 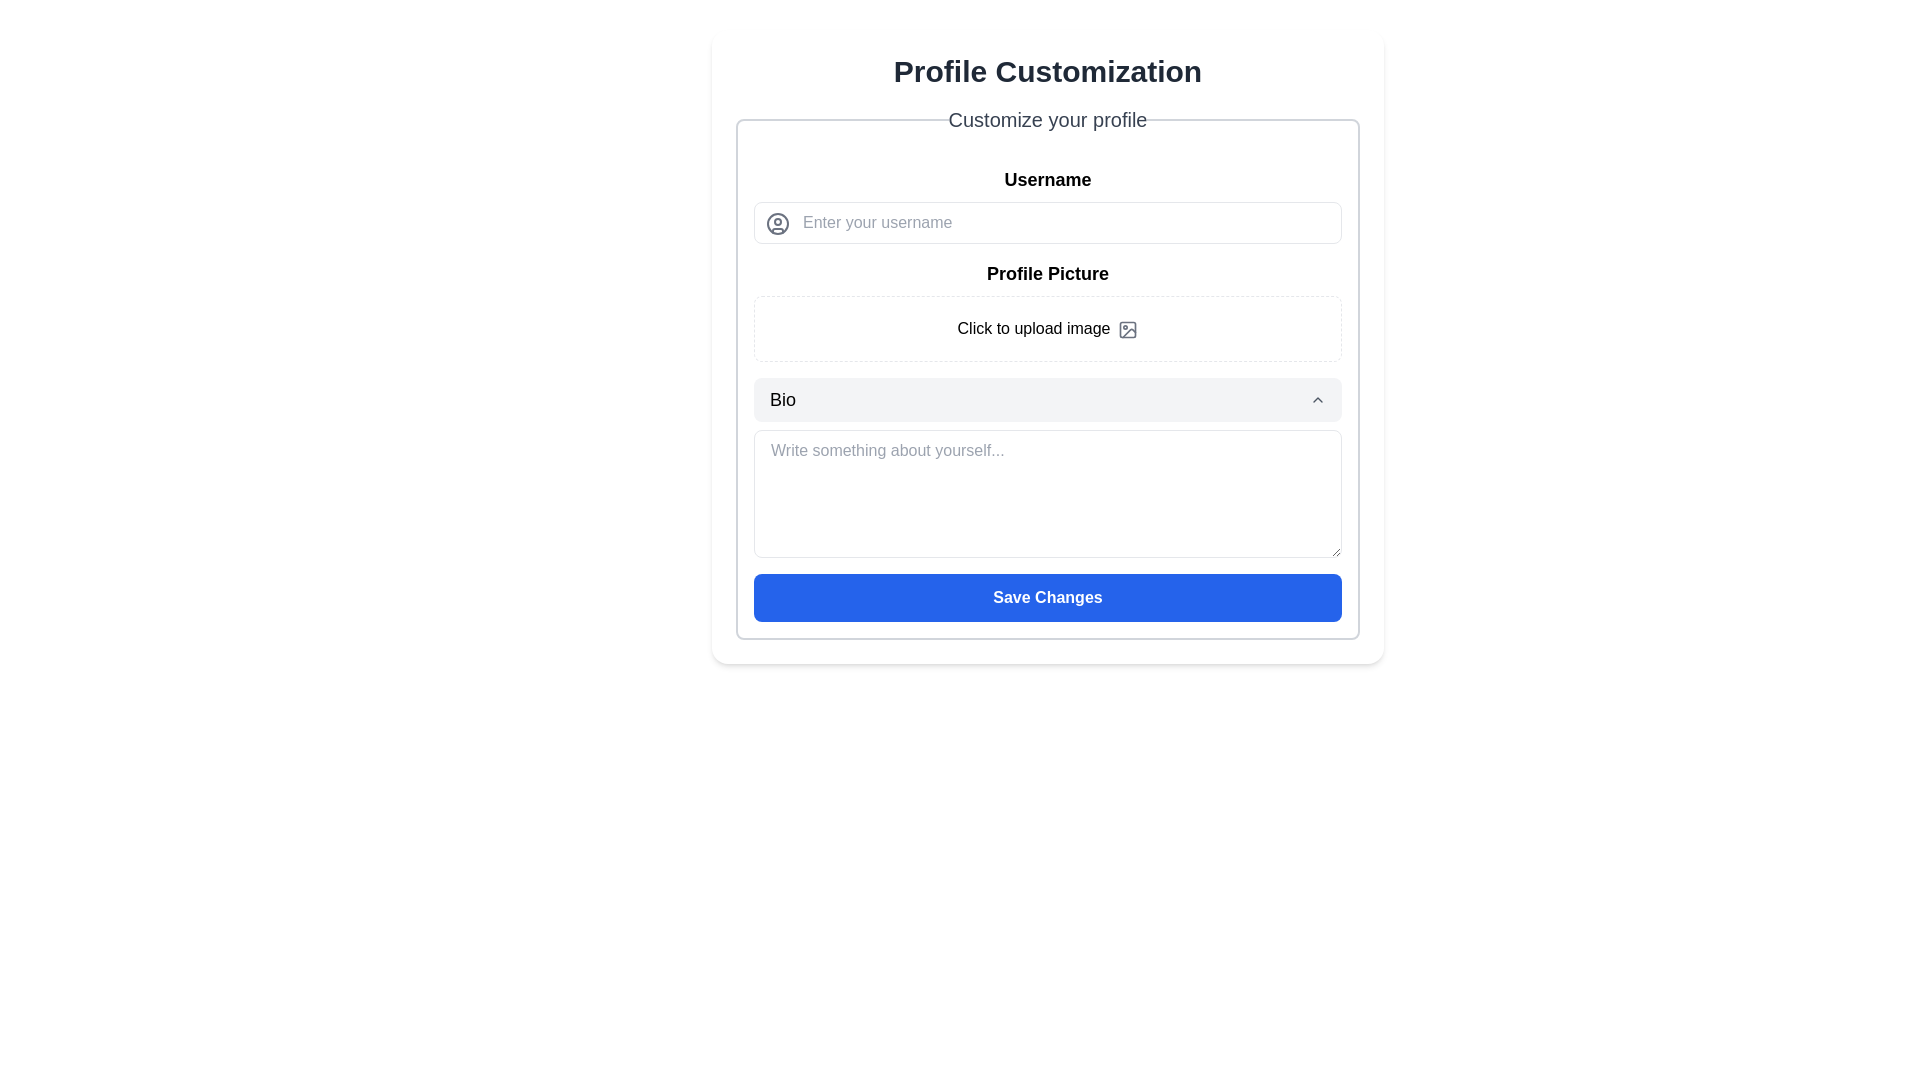 I want to click on the descriptive label for the profile picture upload section, located at the top-center of the interface, directly below the 'Username' input field, so click(x=1046, y=273).